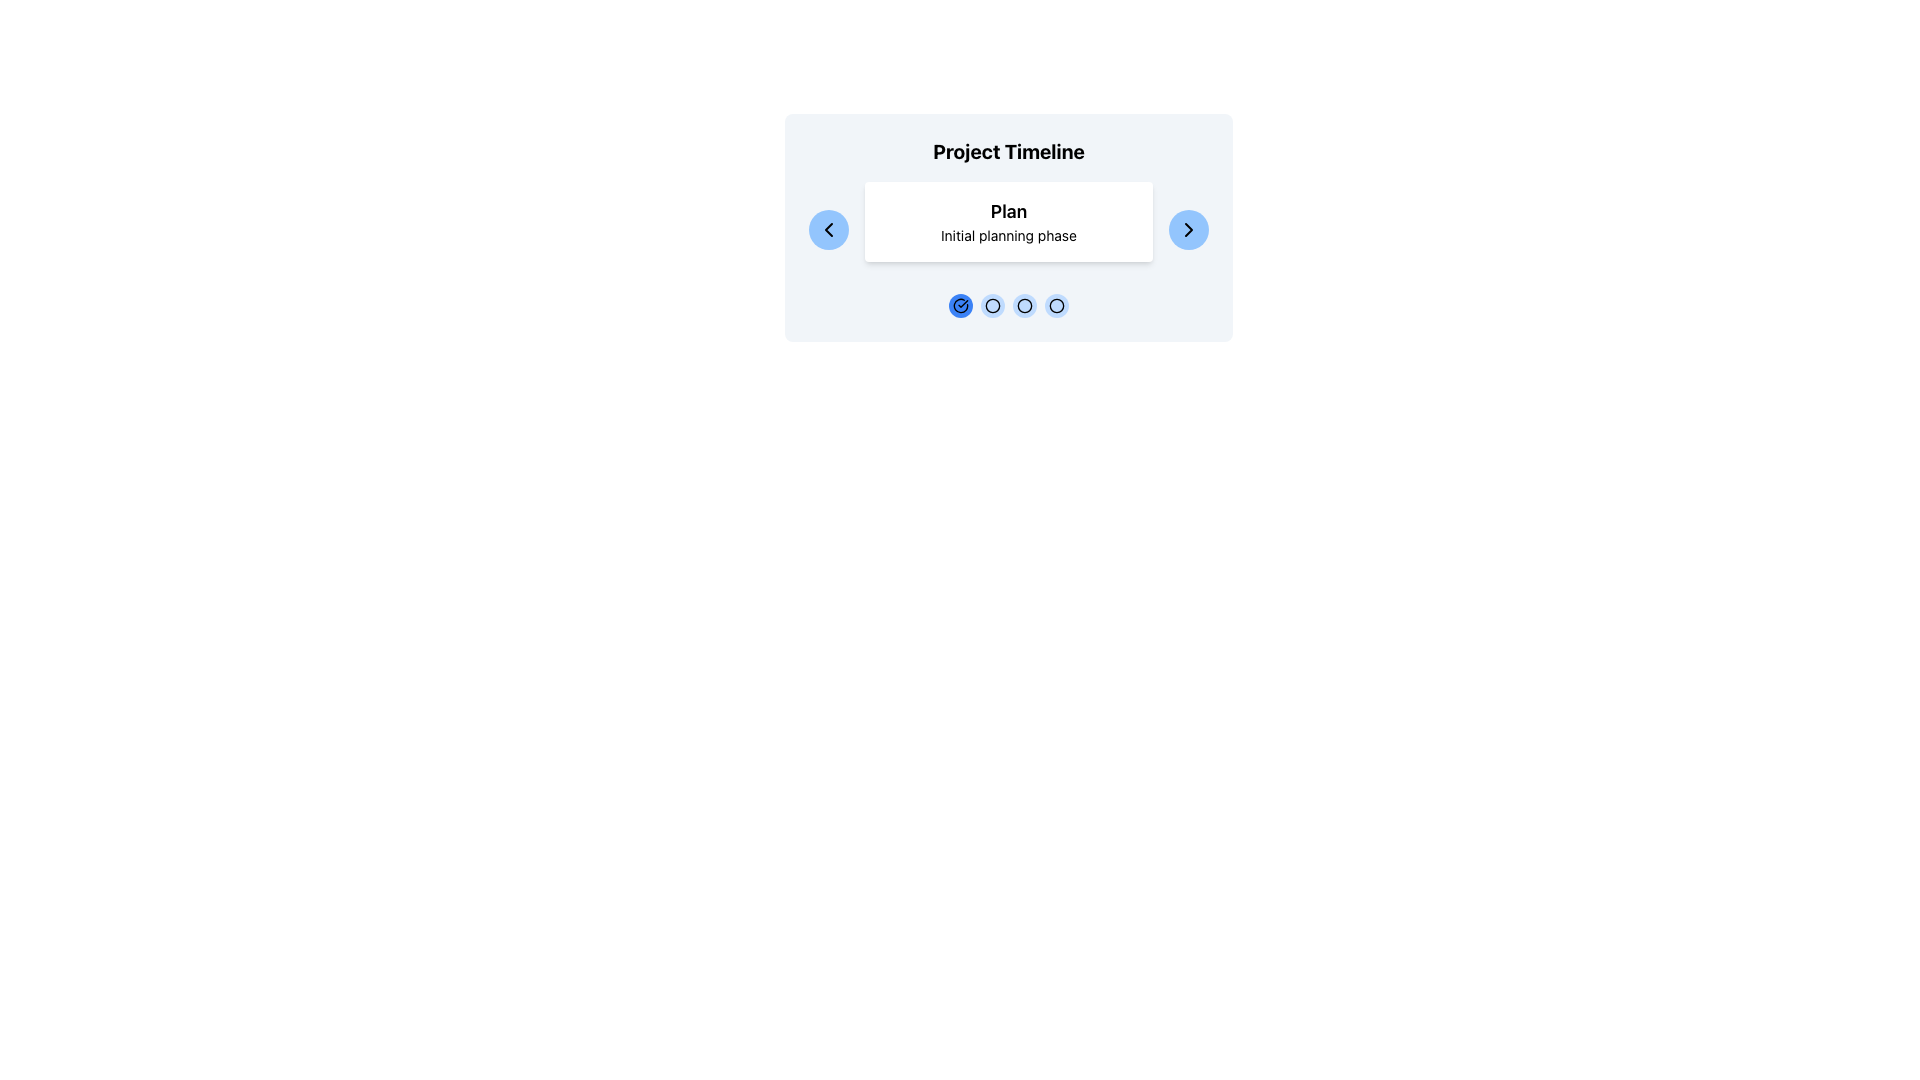 Image resolution: width=1920 pixels, height=1080 pixels. What do you see at coordinates (1008, 234) in the screenshot?
I see `information displayed in the text label that says 'Initial planning phase', which is located directly below the bold text 'Plan' in the timeline interface` at bounding box center [1008, 234].